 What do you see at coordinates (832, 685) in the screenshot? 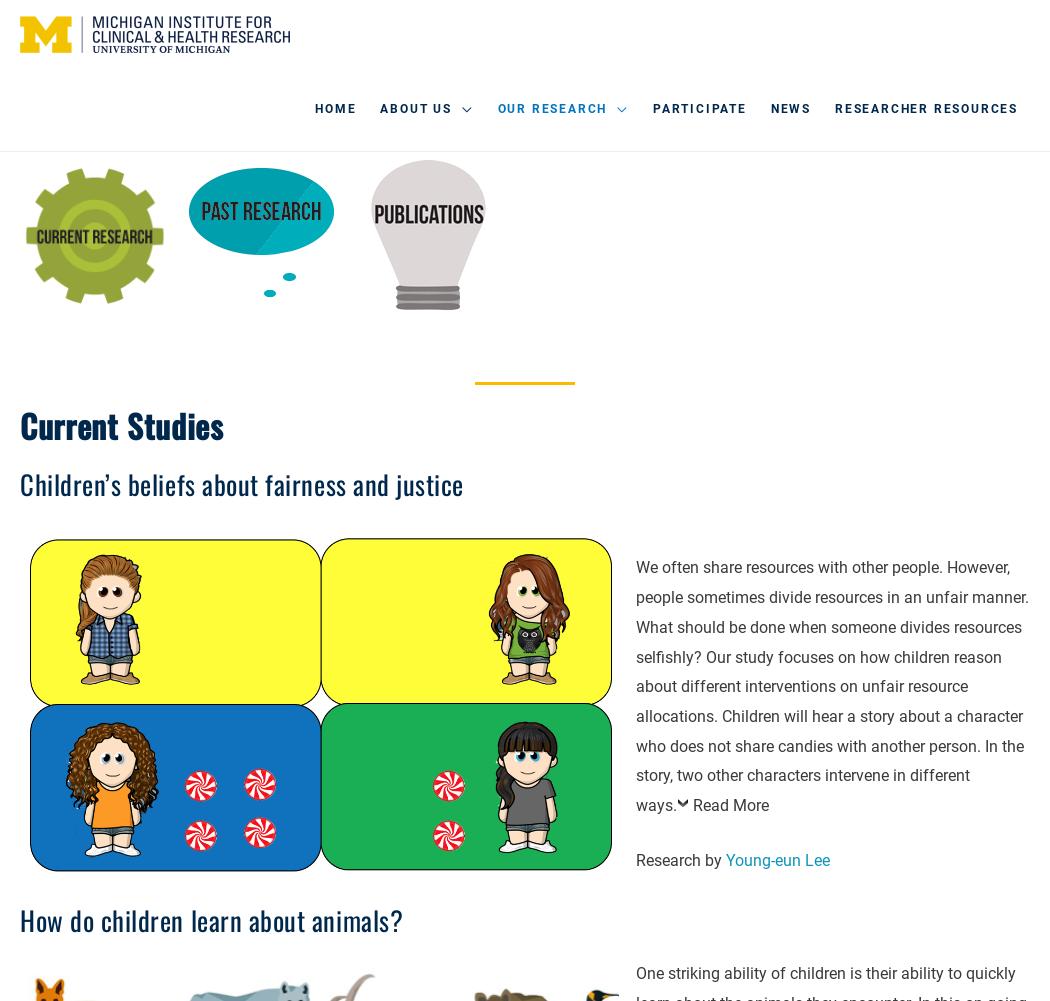
I see `'We often share resources with other people. However, people sometimes divide resources in an unfair manner. What should be done when someone divides resources selfishly? Our study focuses on how children reason about different interventions on unfair resource allocations. Children will hear a story about a character who does not share candies with another person. In the story, two other characters intervene in different ways.'` at bounding box center [832, 685].